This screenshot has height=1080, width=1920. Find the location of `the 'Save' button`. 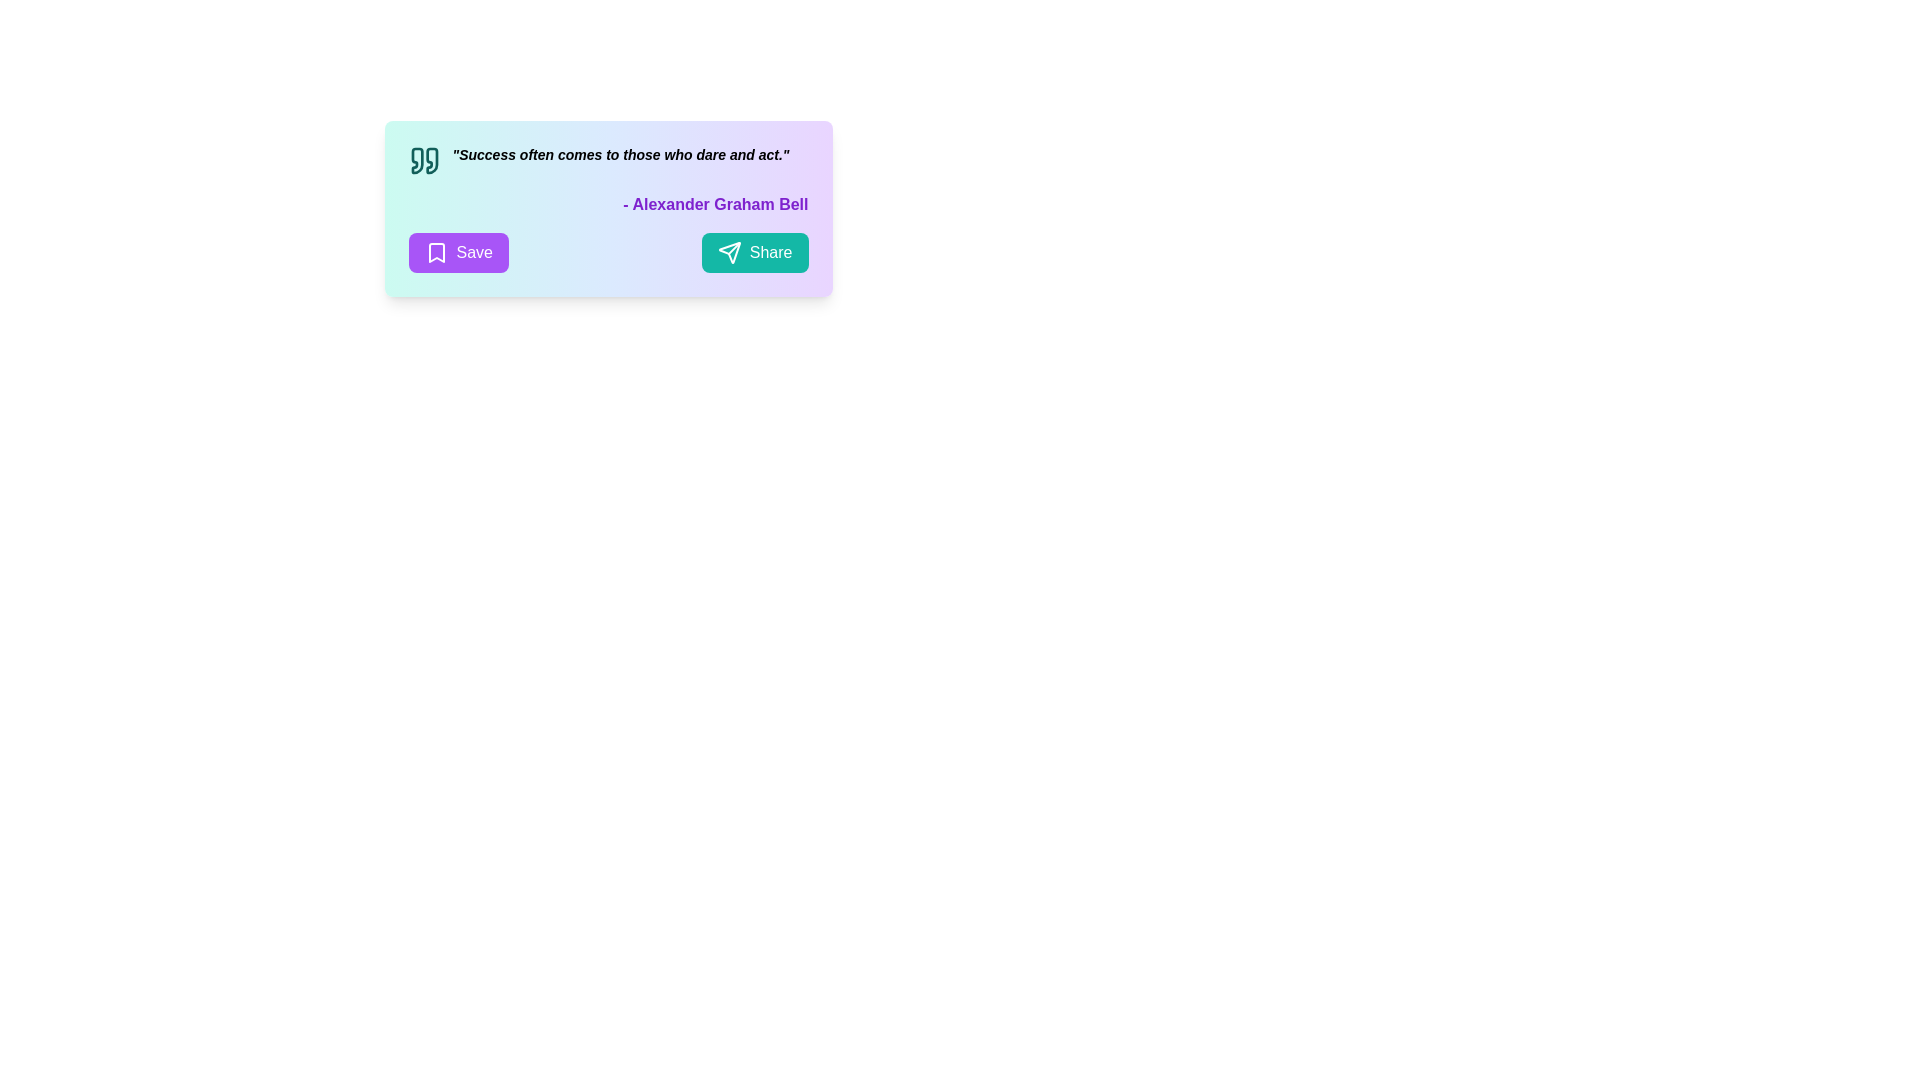

the 'Save' button is located at coordinates (457, 252).